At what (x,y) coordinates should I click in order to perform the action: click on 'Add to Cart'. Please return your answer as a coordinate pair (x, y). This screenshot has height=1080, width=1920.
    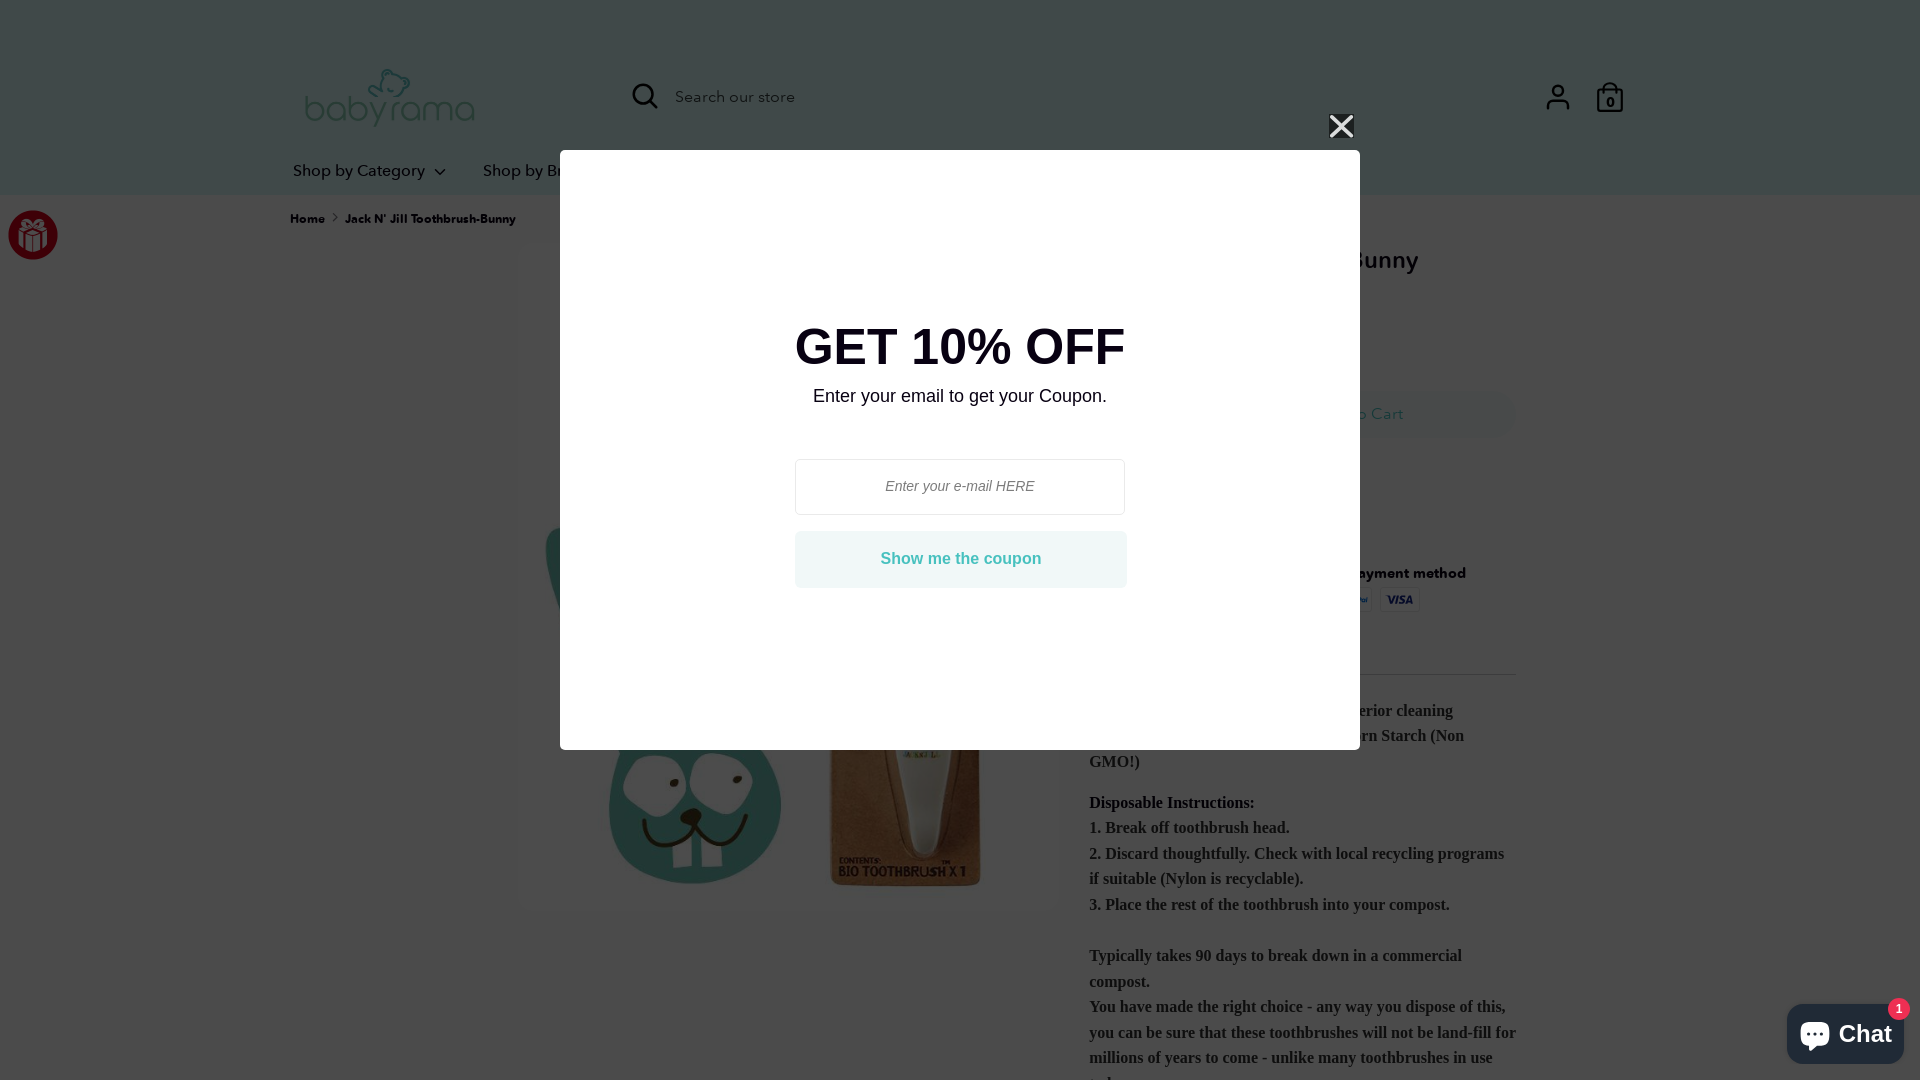
    Looking at the image, I should click on (1359, 412).